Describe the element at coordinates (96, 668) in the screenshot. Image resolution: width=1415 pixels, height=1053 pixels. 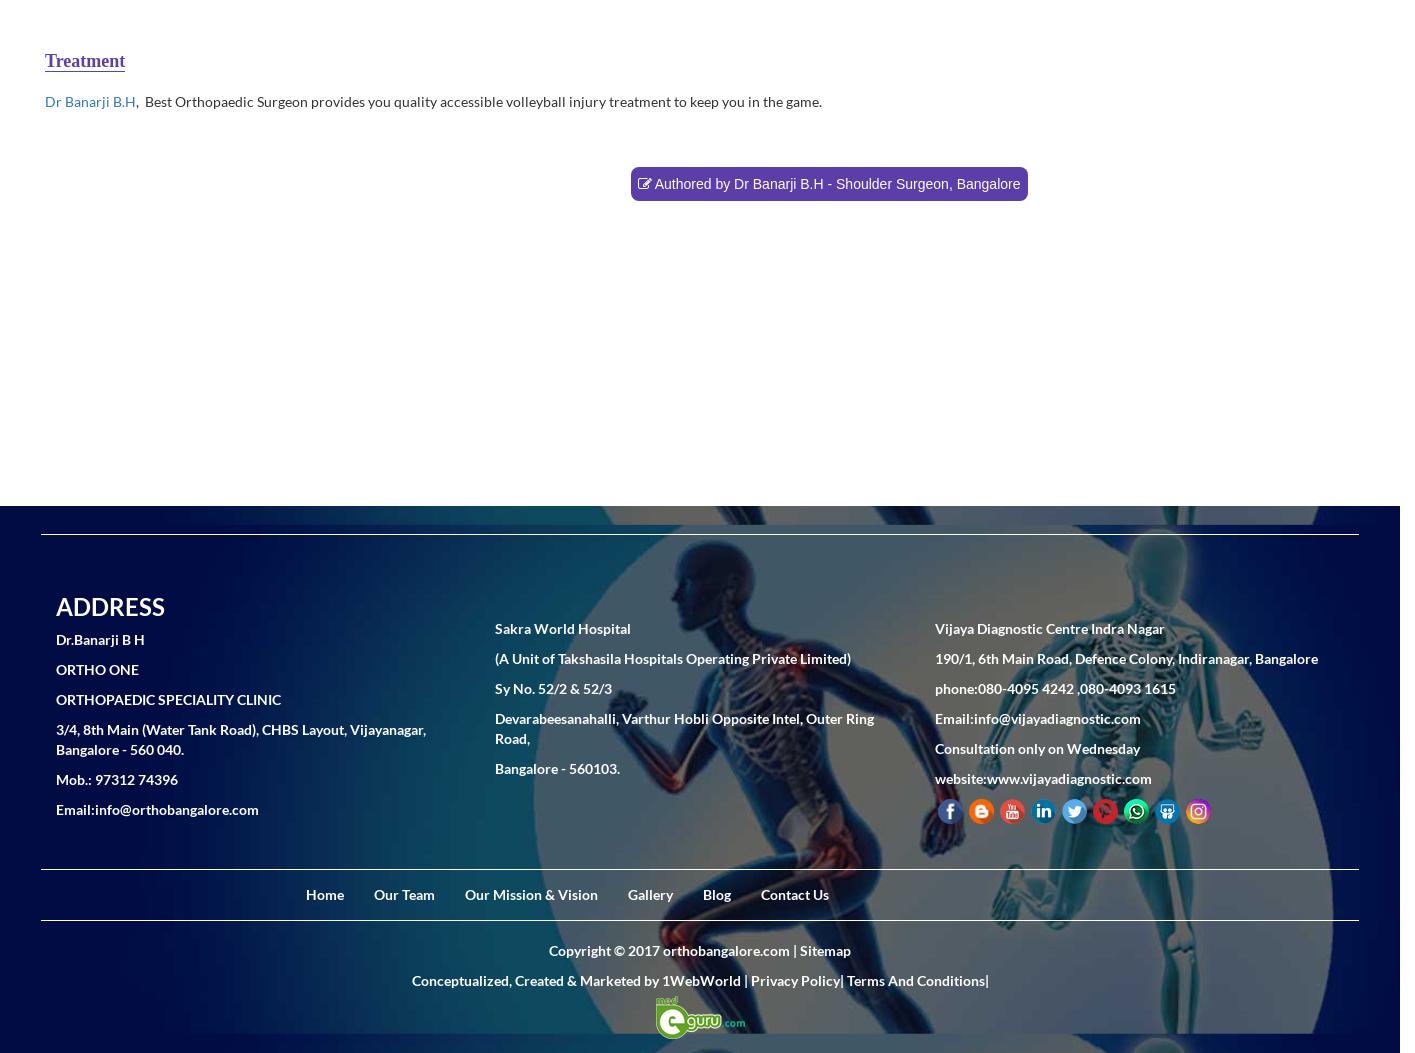
I see `'ORTHO ONE'` at that location.